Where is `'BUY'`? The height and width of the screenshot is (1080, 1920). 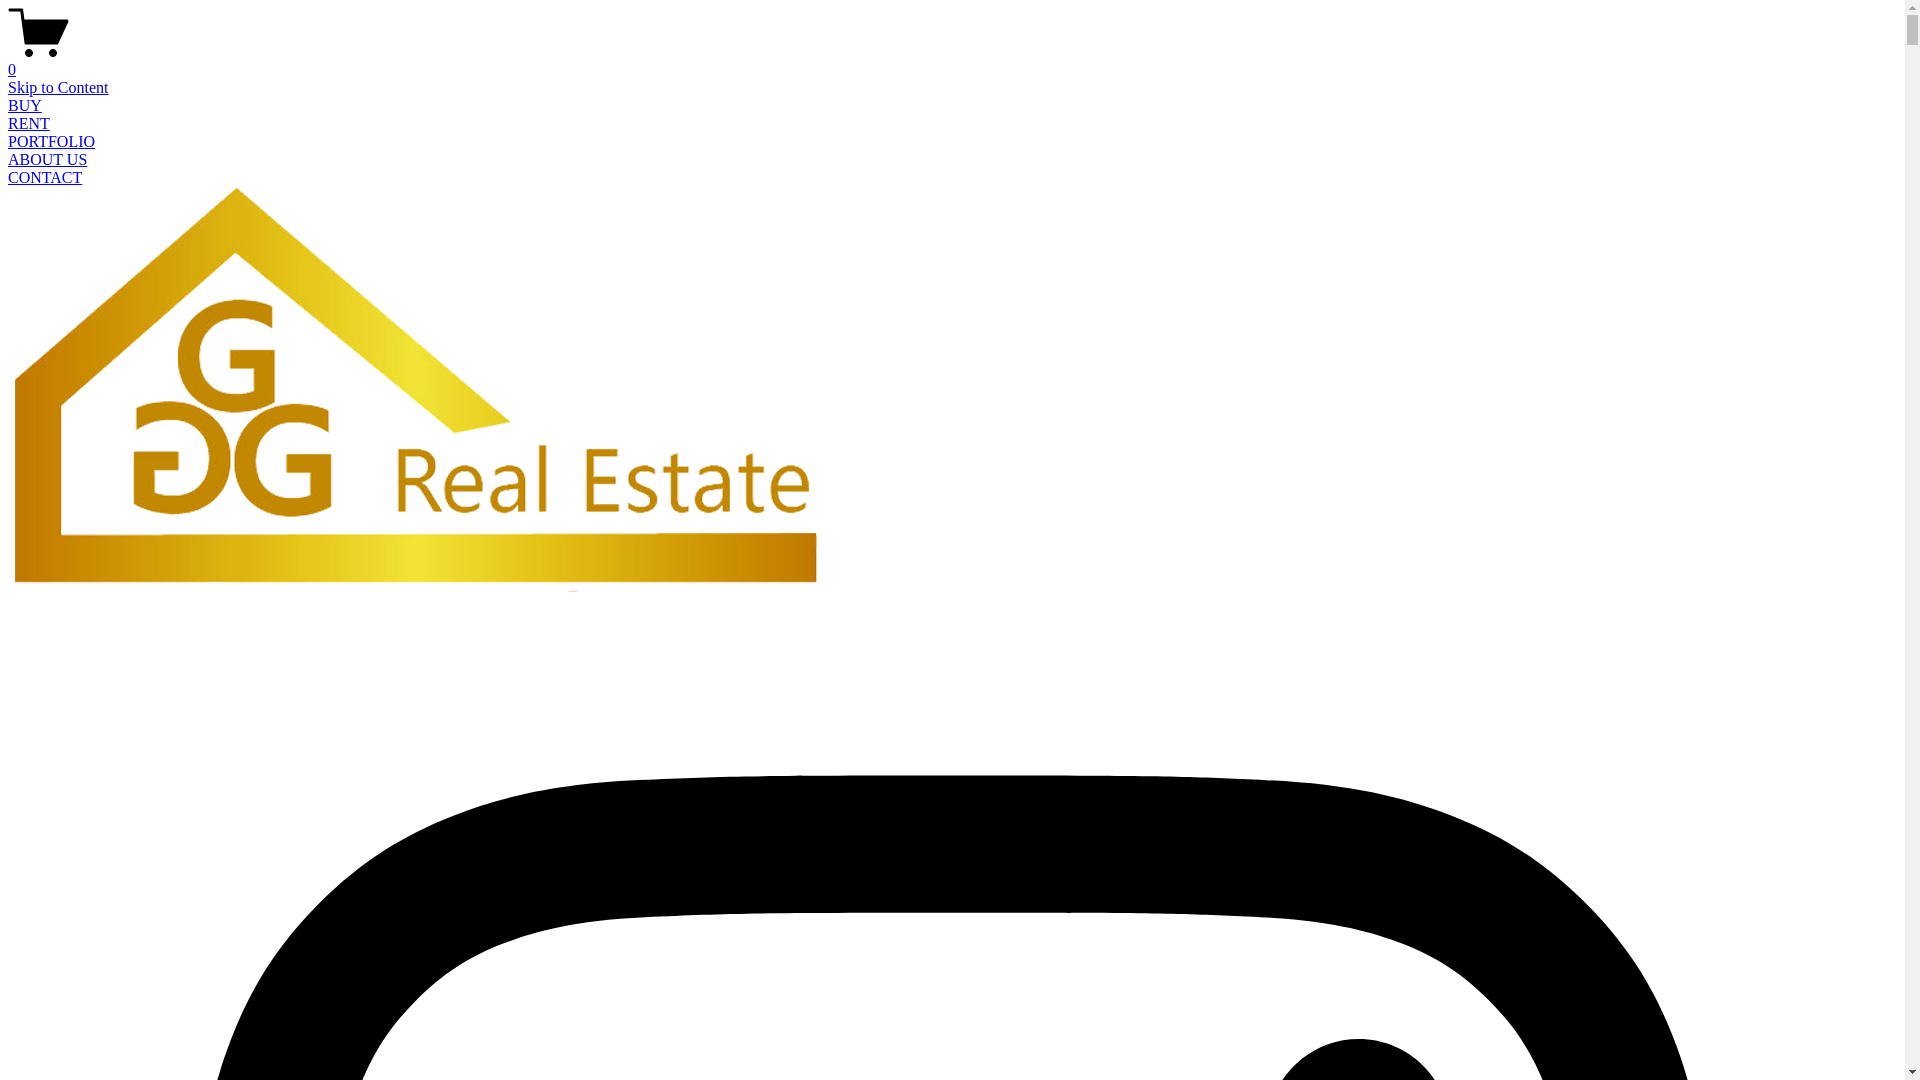 'BUY' is located at coordinates (24, 105).